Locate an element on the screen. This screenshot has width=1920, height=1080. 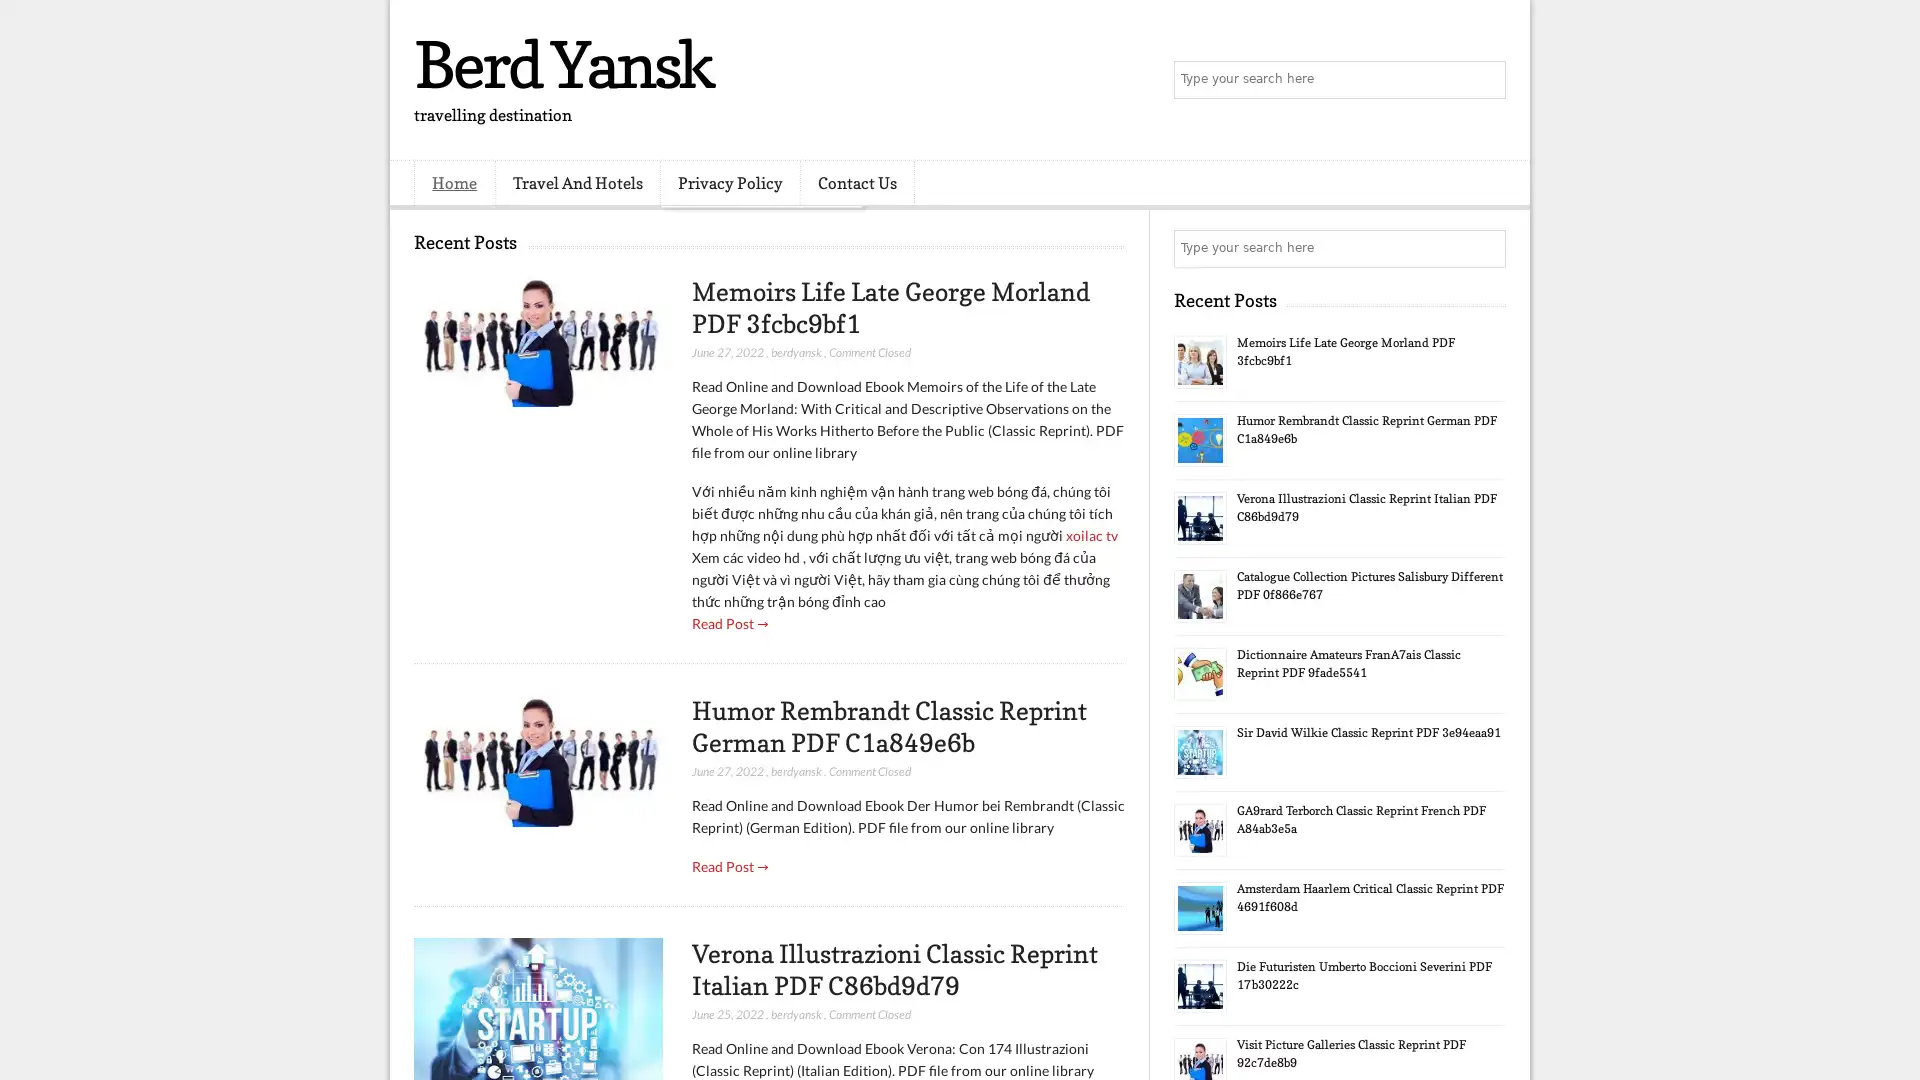
Search is located at coordinates (1485, 248).